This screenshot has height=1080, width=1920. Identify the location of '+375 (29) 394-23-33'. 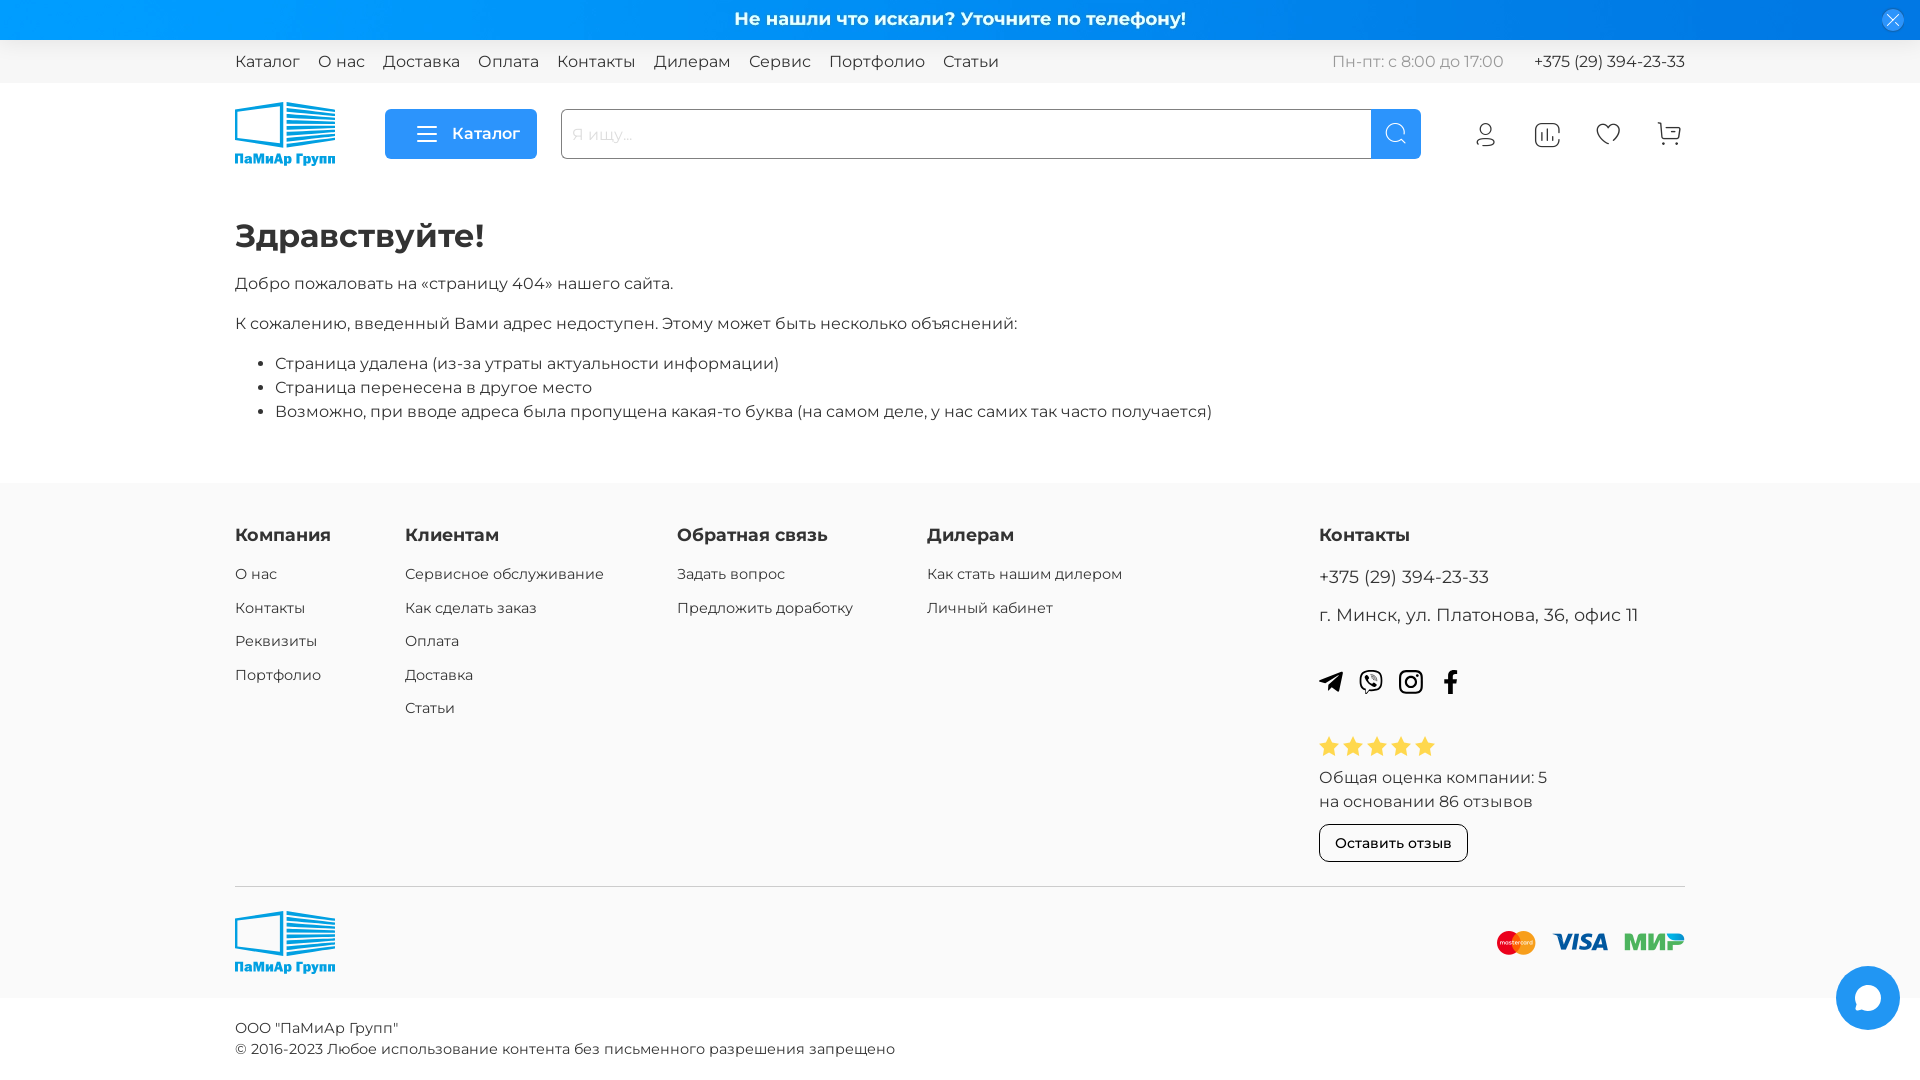
(1609, 60).